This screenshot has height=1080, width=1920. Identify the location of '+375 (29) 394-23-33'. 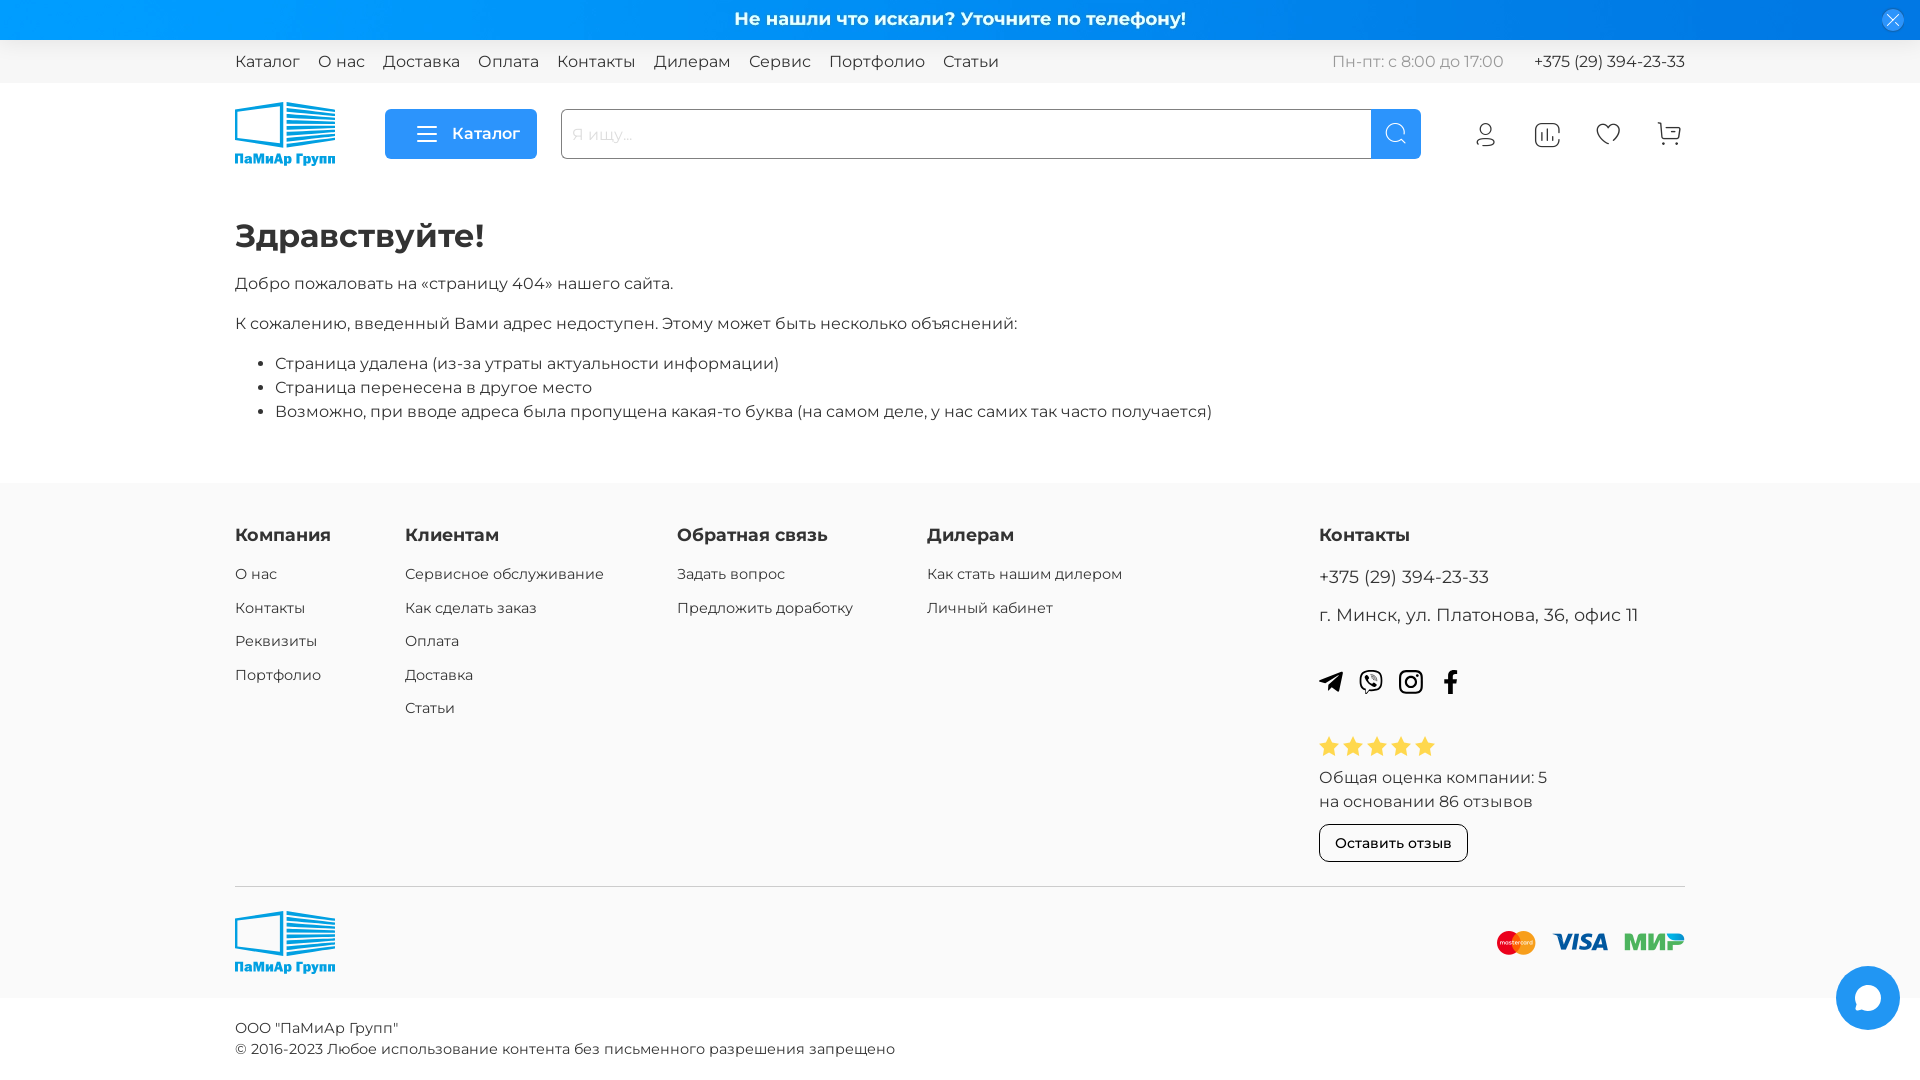
(1609, 60).